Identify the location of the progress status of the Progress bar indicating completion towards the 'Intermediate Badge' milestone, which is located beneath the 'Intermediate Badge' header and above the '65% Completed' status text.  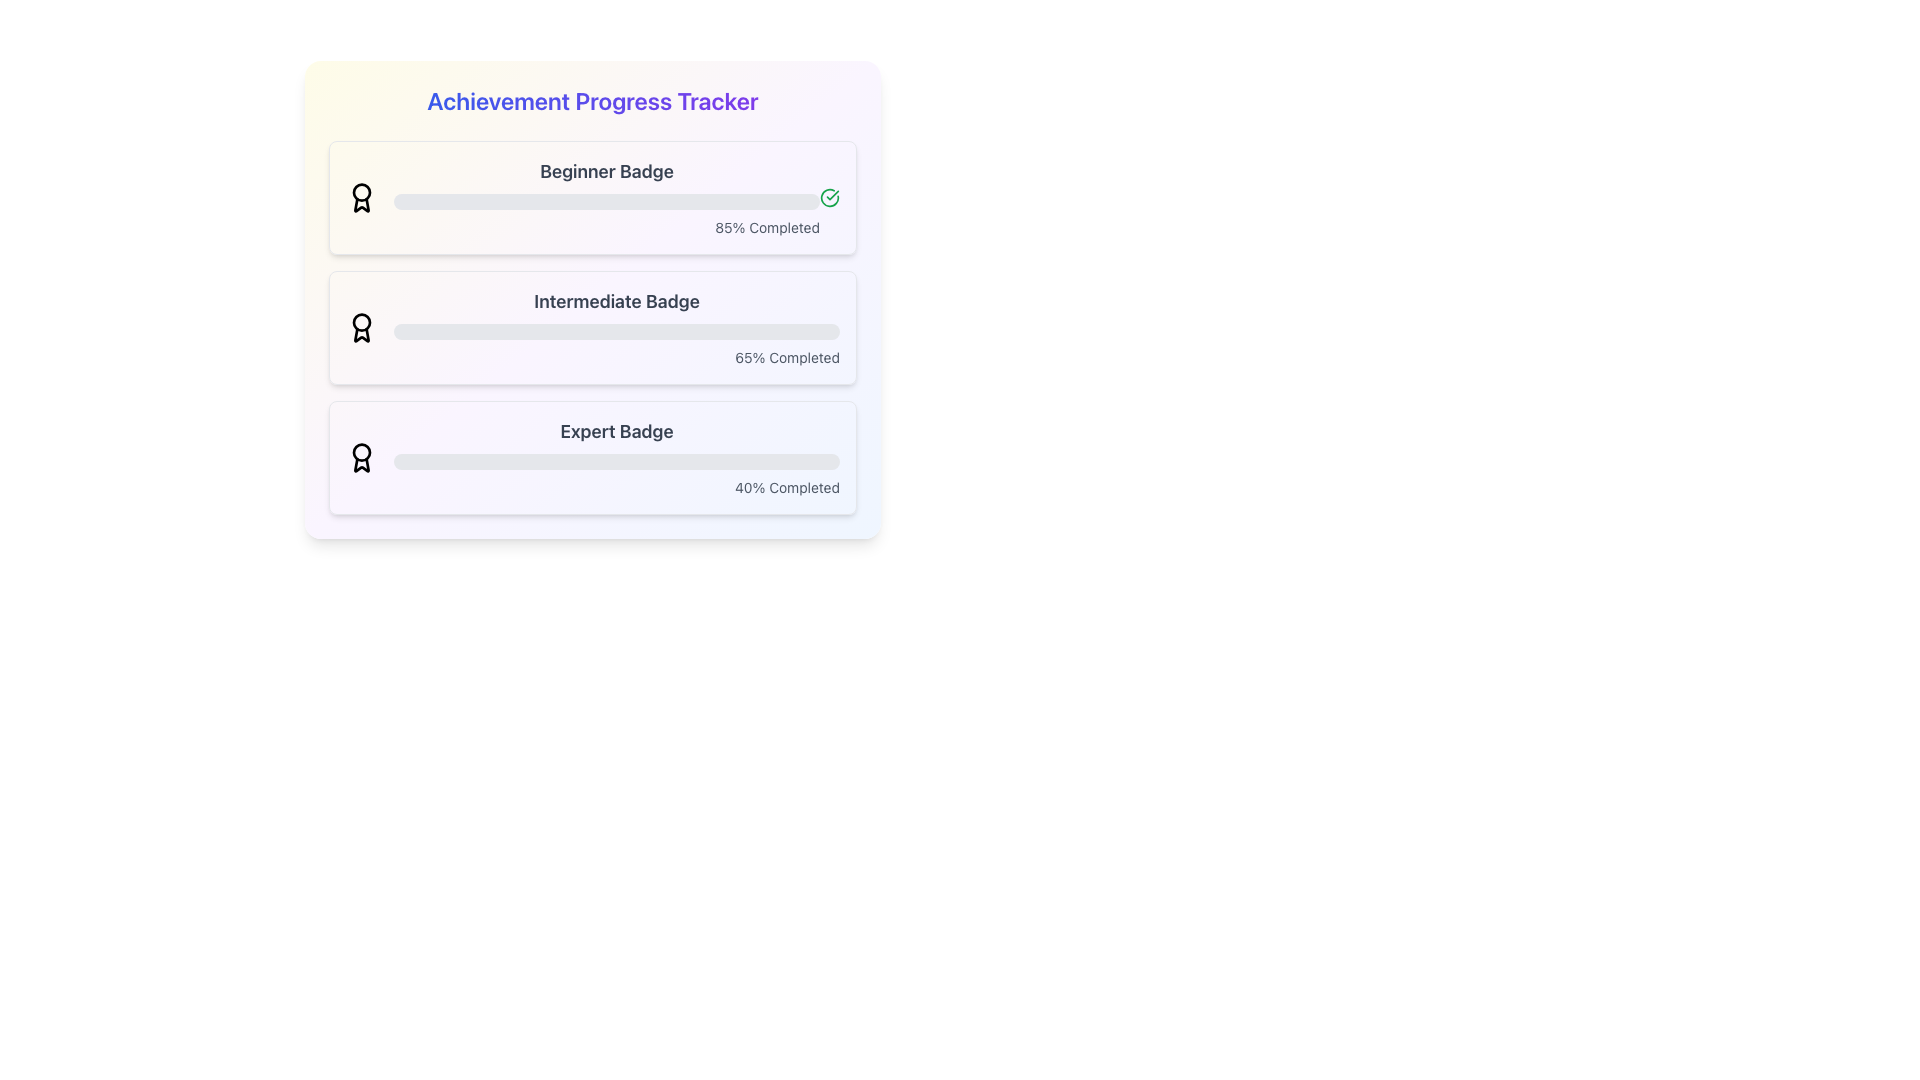
(616, 330).